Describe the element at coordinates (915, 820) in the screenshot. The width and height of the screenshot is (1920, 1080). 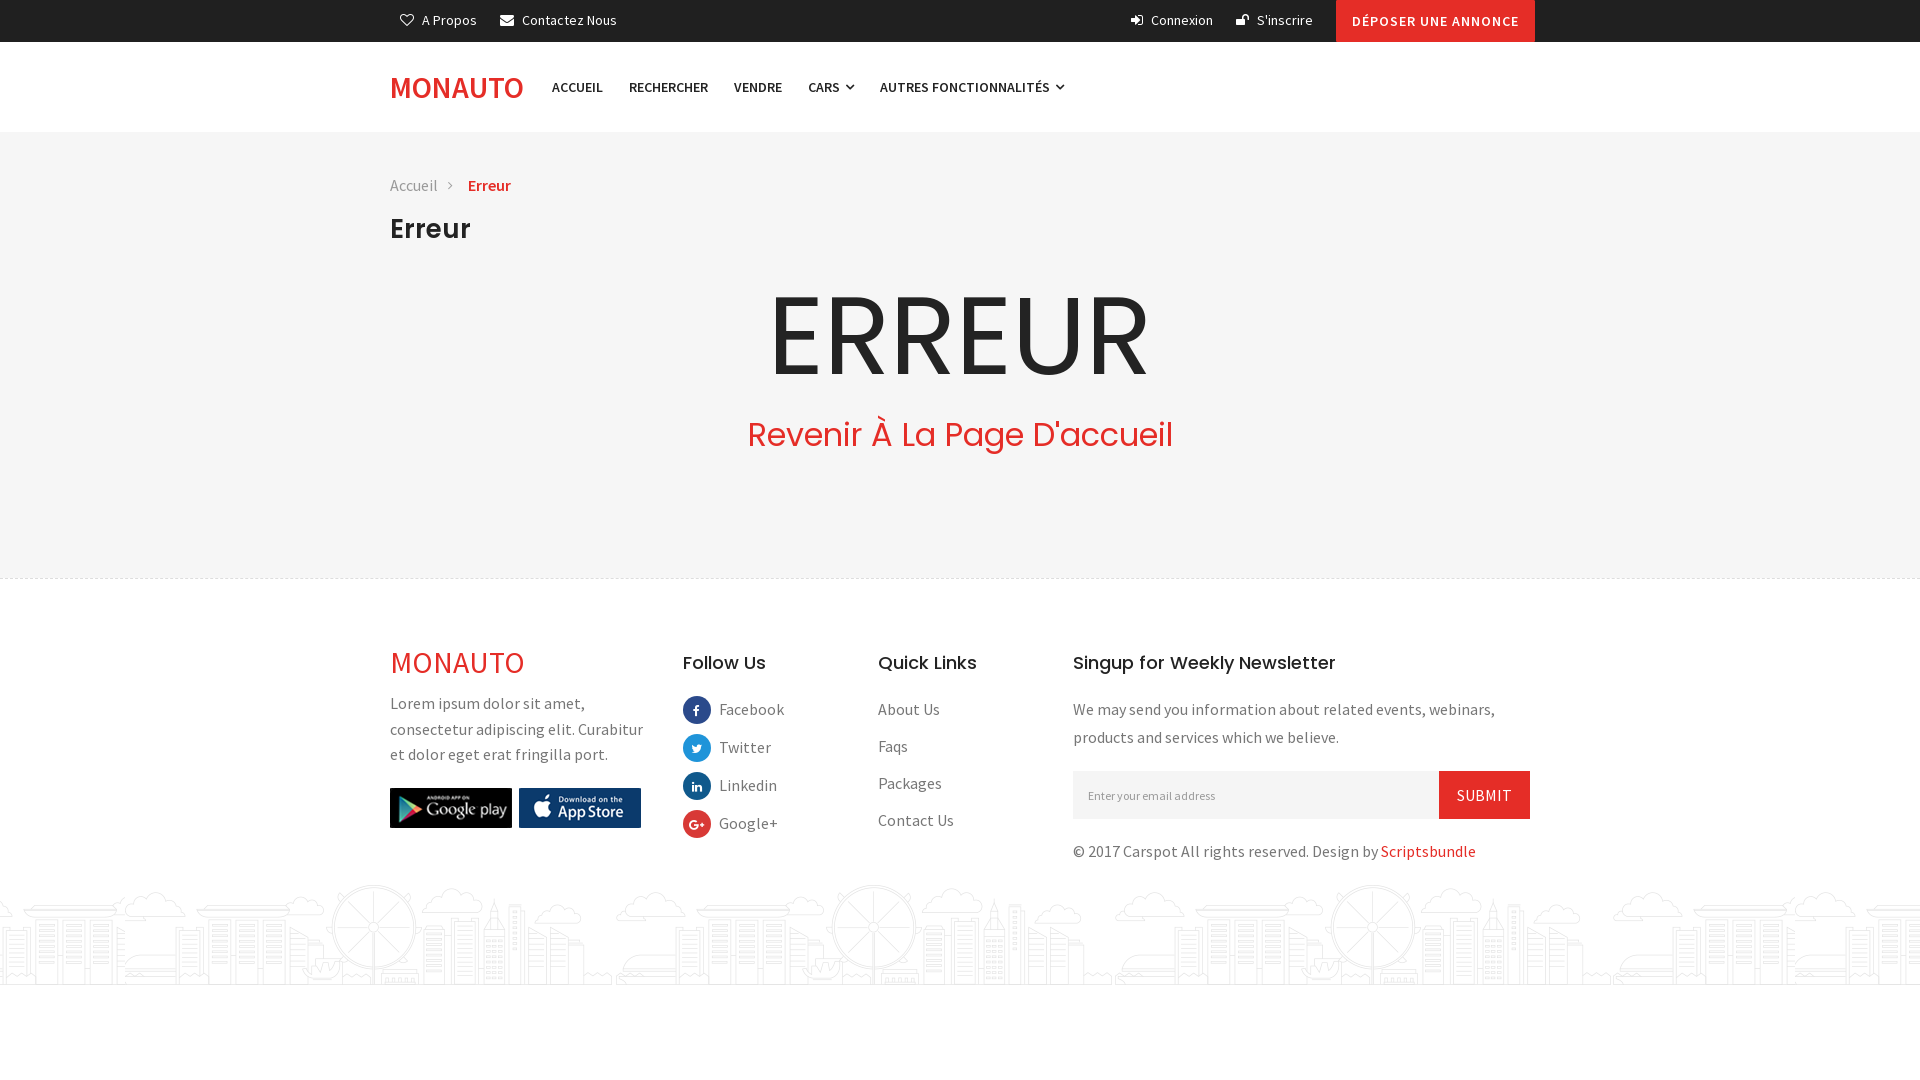
I see `'Contact Us'` at that location.